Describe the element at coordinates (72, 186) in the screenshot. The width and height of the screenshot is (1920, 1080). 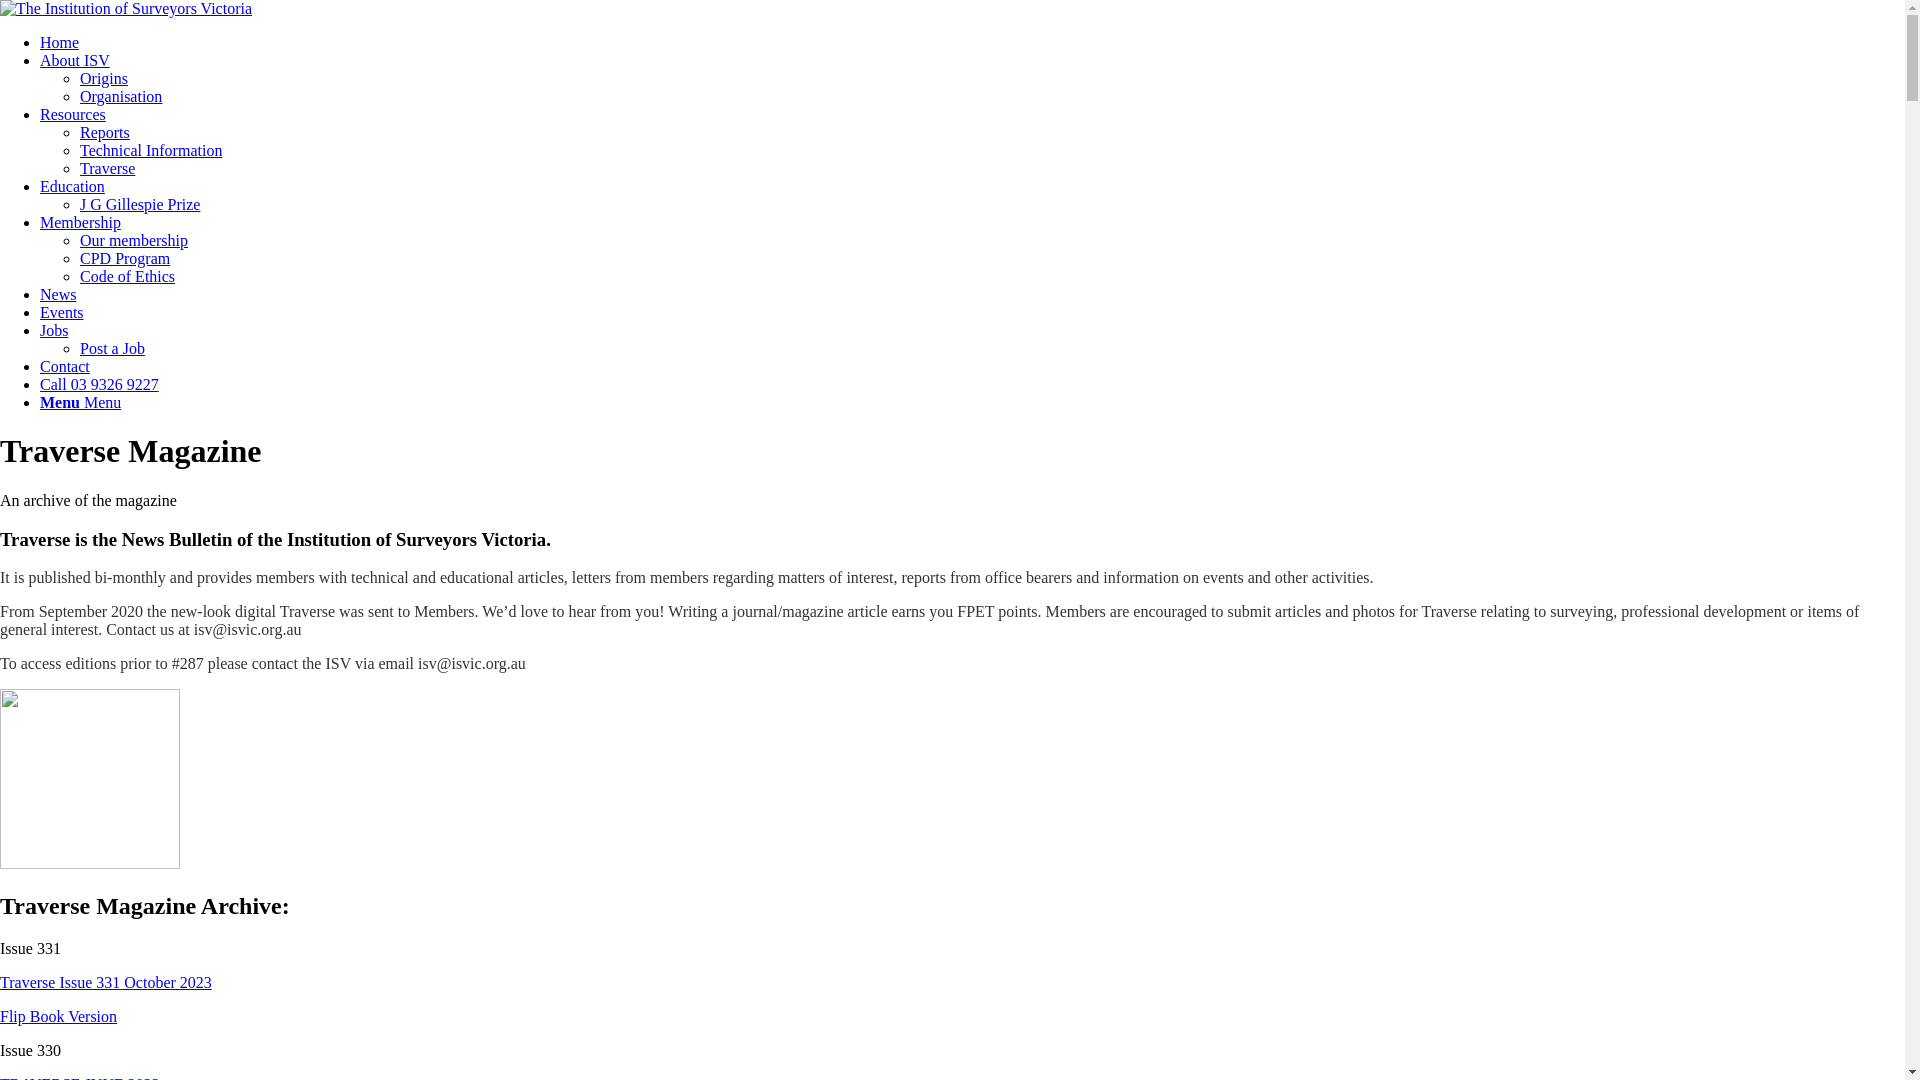
I see `'Education'` at that location.